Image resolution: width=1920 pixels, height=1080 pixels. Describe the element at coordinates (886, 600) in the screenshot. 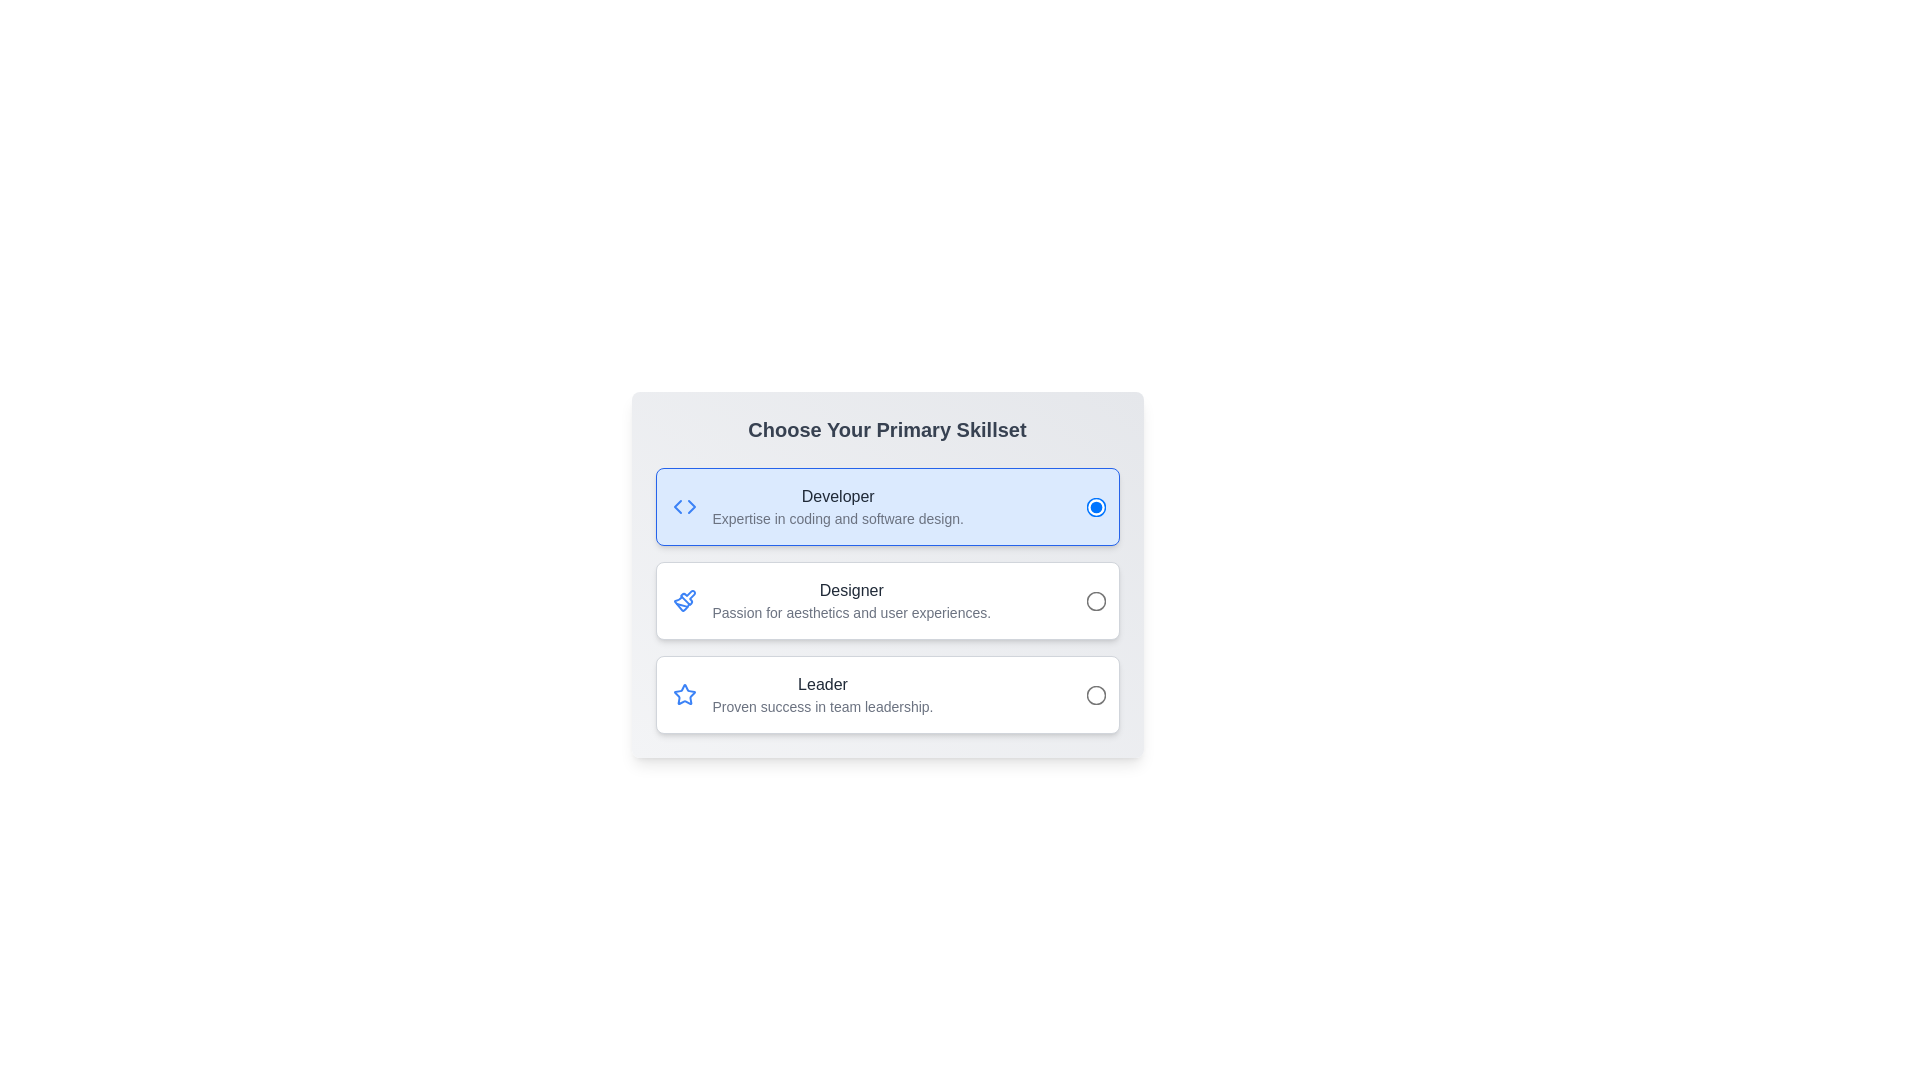

I see `the 'Designer' skillset radio button, which is a rectangular box with a blue paintbrush icon and the text 'Designer' above the subtitle 'Passion for aesthetics and user experiences'` at that location.